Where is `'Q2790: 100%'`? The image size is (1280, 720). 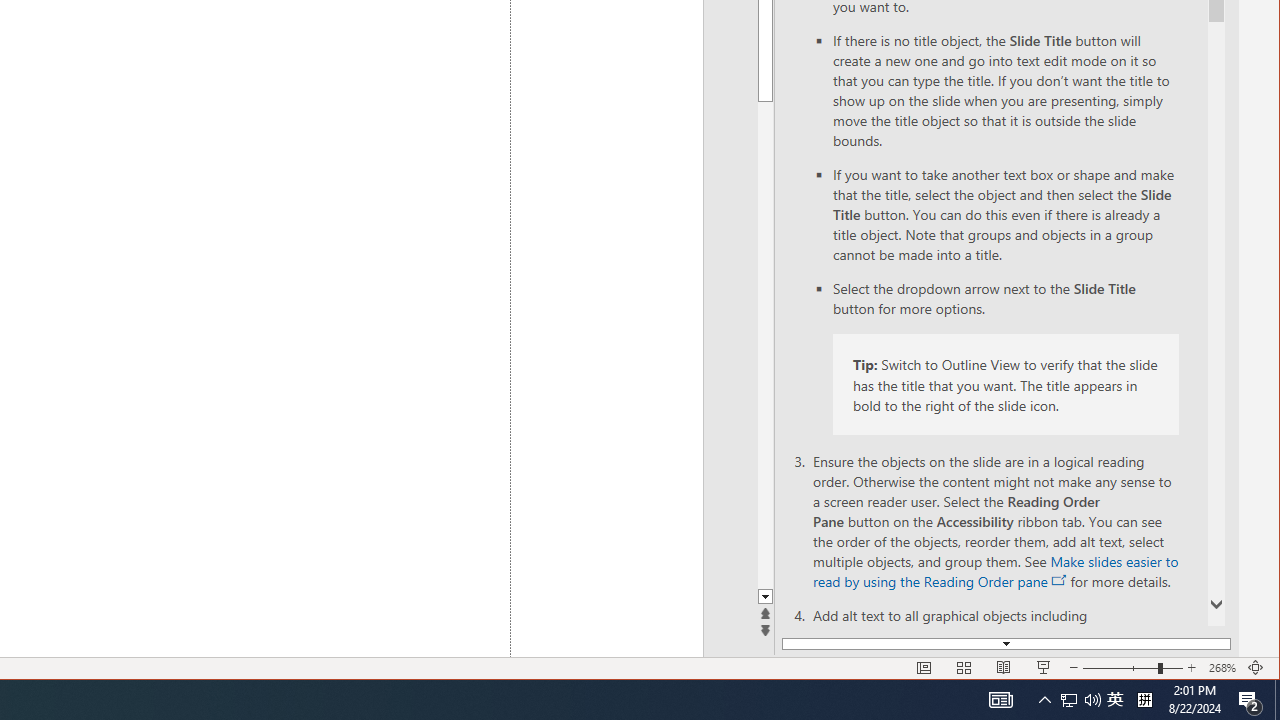 'Q2790: 100%' is located at coordinates (1092, 698).